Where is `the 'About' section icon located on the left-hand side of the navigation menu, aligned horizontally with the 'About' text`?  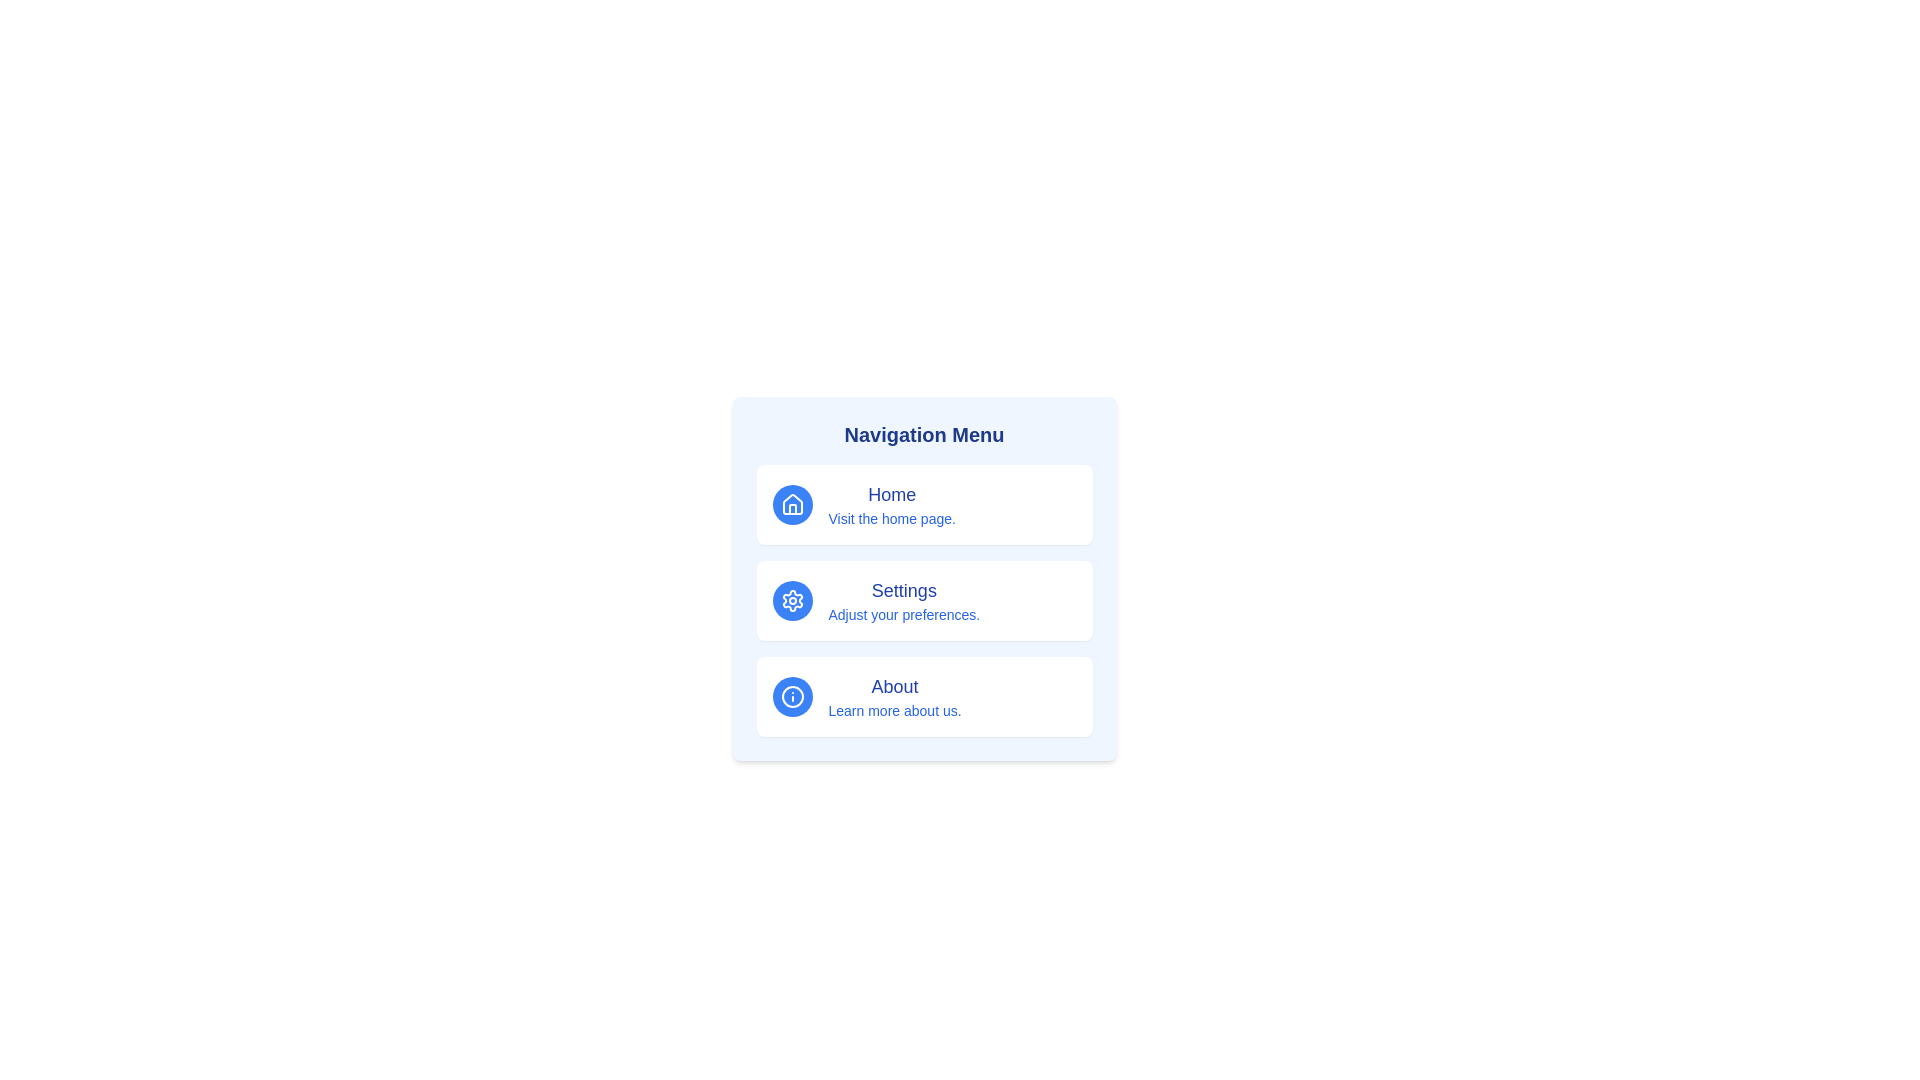
the 'About' section icon located on the left-hand side of the navigation menu, aligned horizontally with the 'About' text is located at coordinates (791, 696).